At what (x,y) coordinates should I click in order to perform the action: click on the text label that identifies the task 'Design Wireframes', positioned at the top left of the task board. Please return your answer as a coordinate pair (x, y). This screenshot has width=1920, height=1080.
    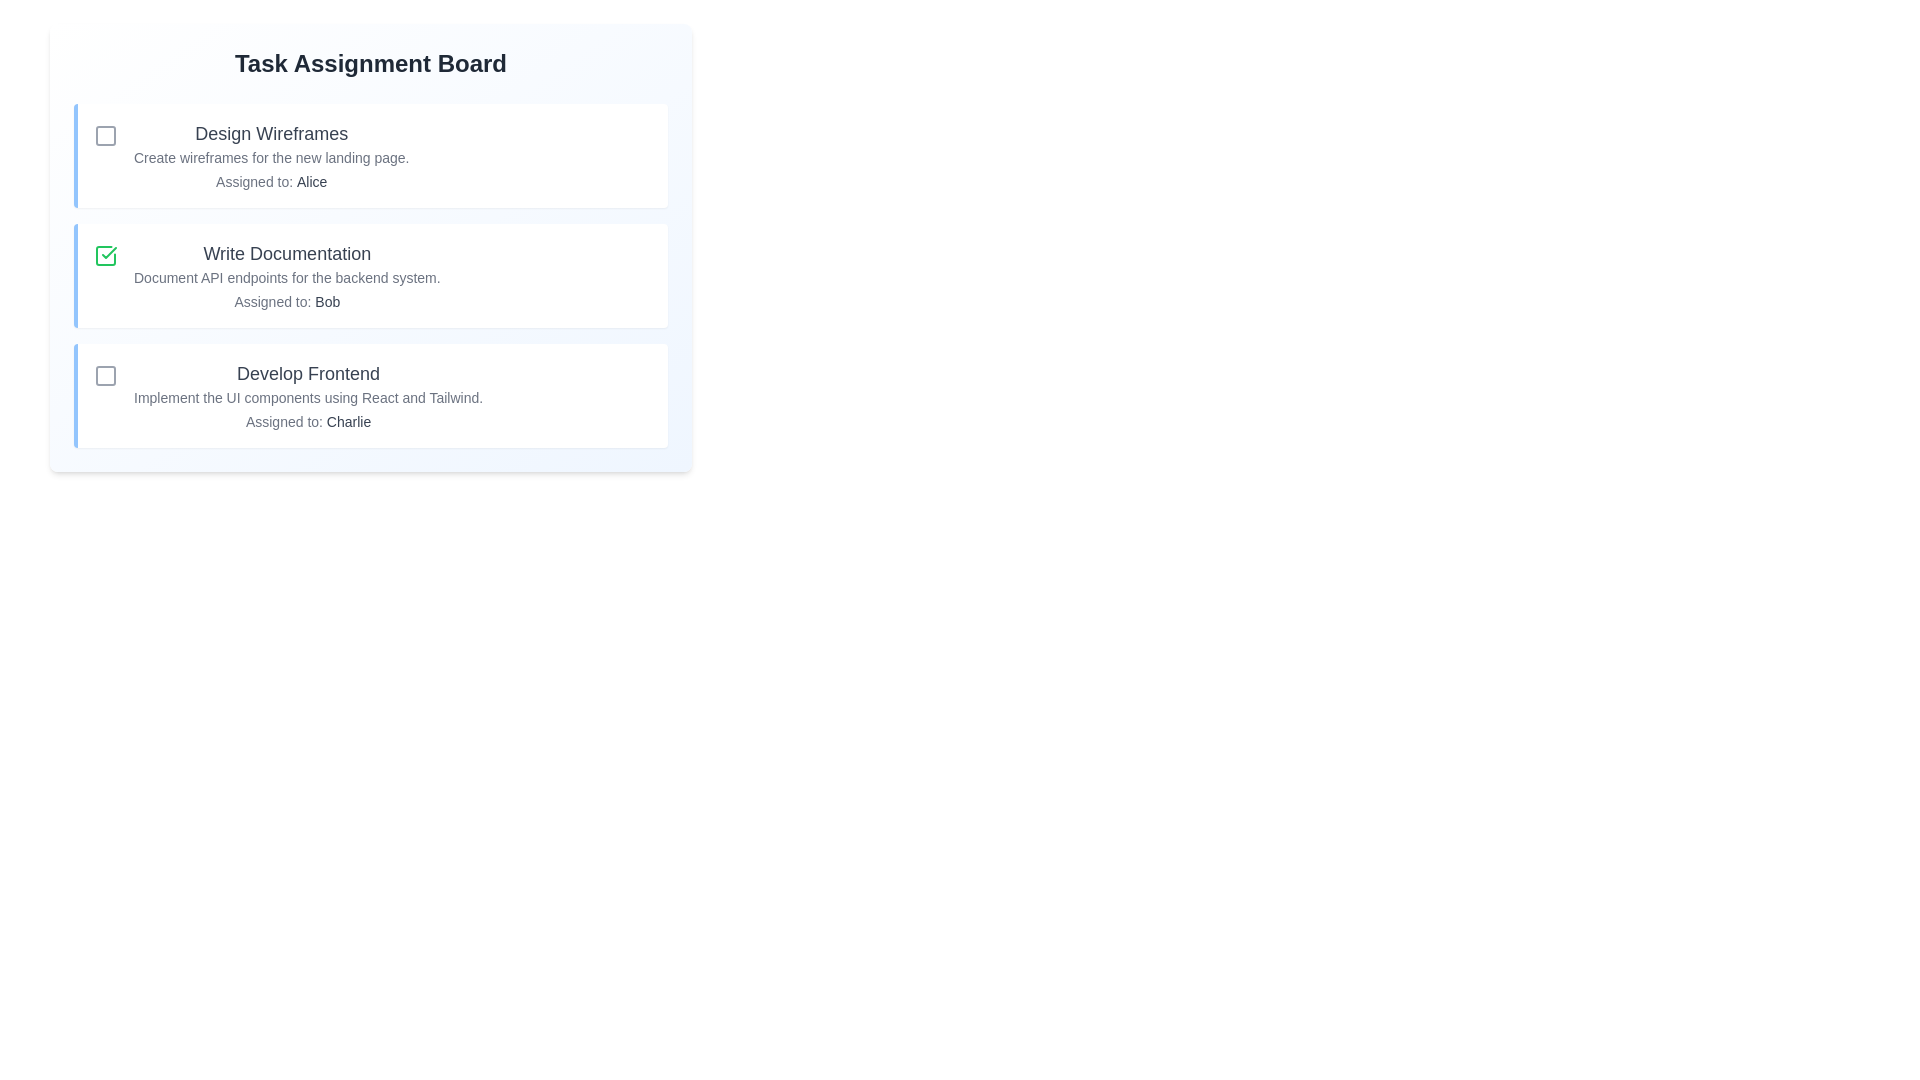
    Looking at the image, I should click on (270, 134).